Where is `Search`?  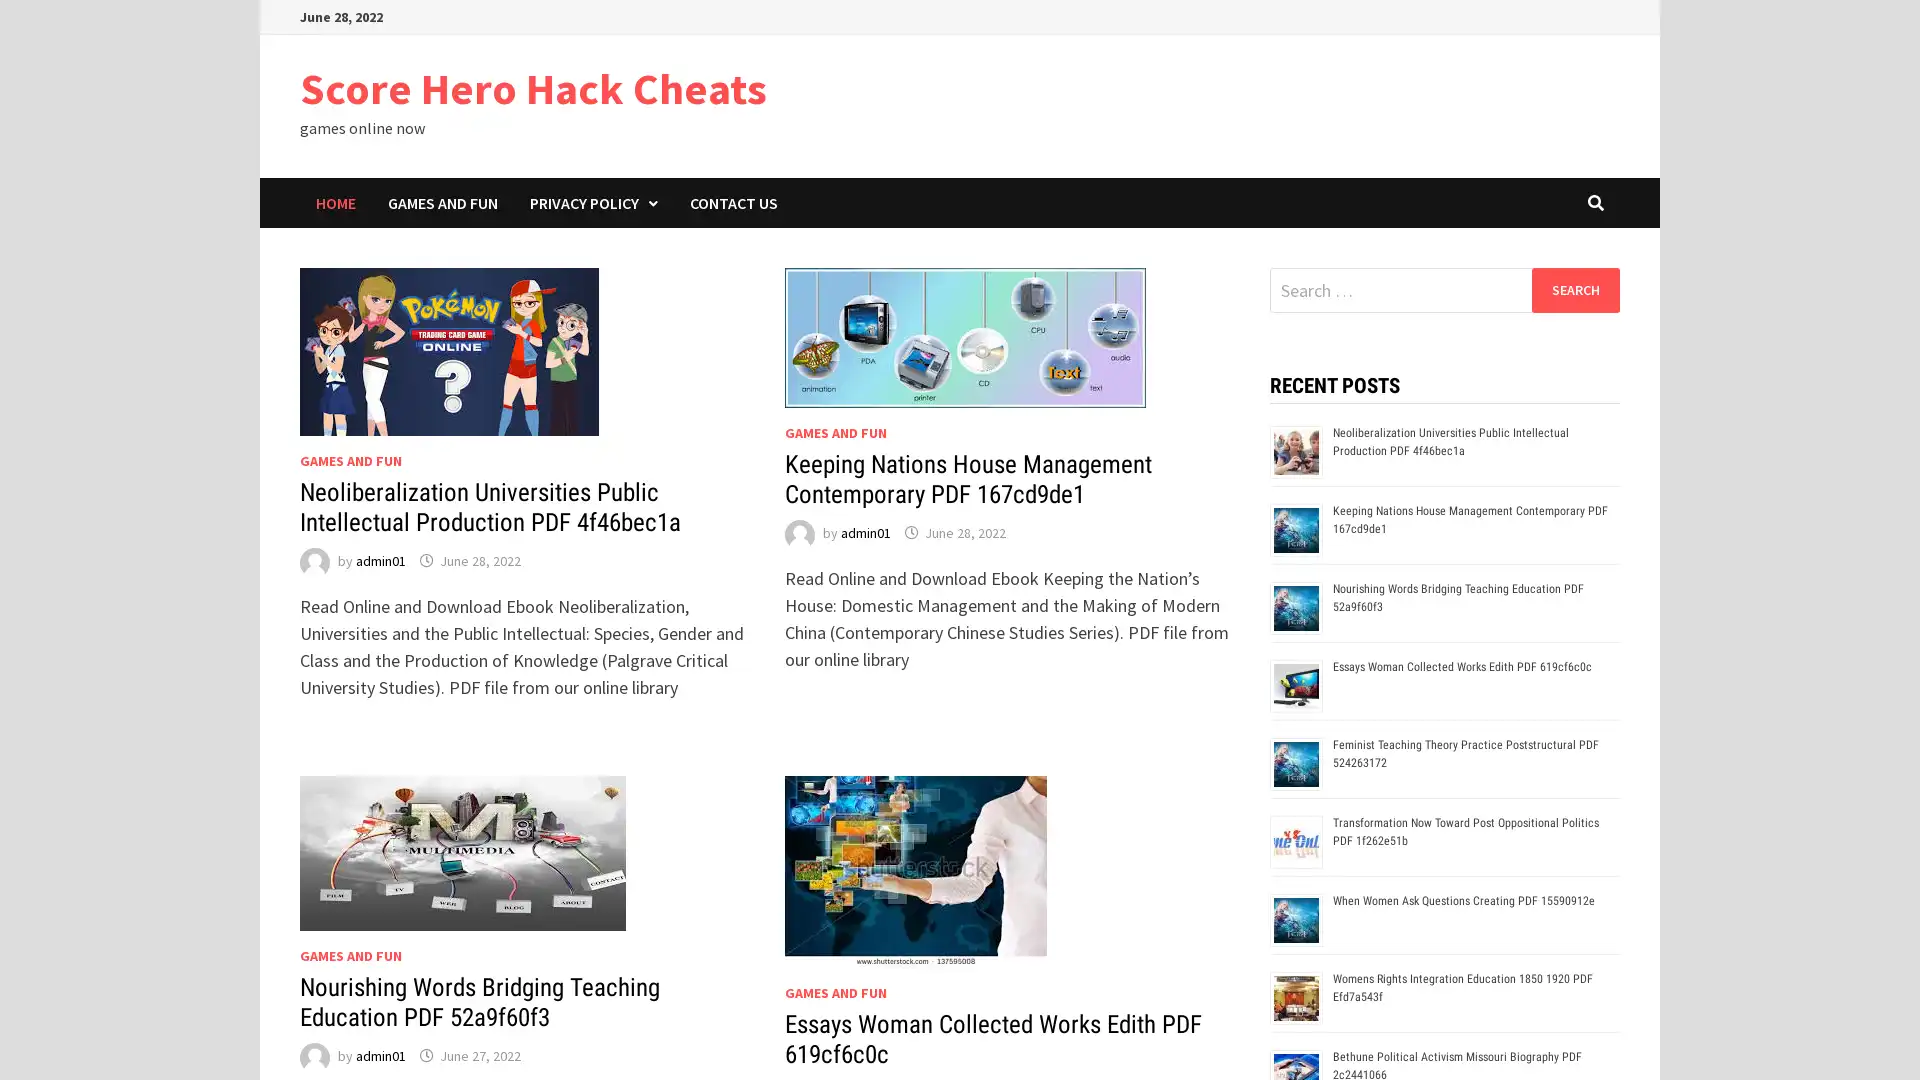
Search is located at coordinates (1574, 289).